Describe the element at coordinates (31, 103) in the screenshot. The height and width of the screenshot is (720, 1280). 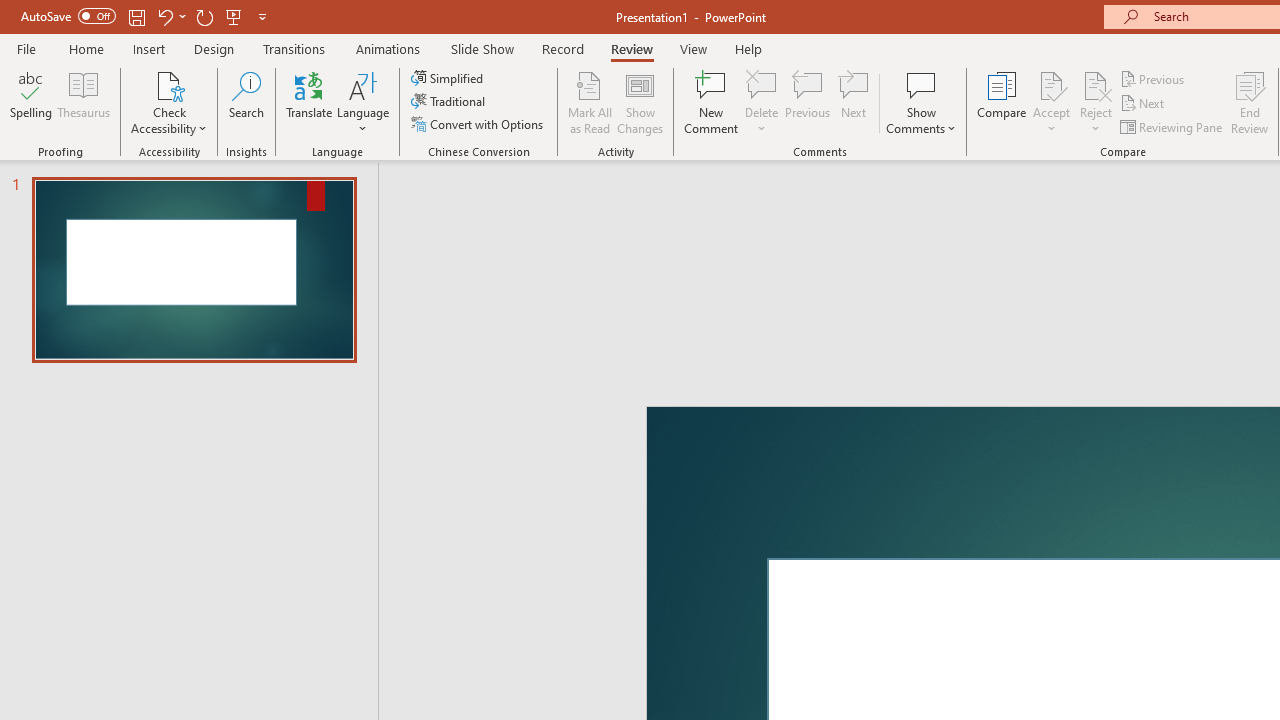
I see `'Spelling...'` at that location.